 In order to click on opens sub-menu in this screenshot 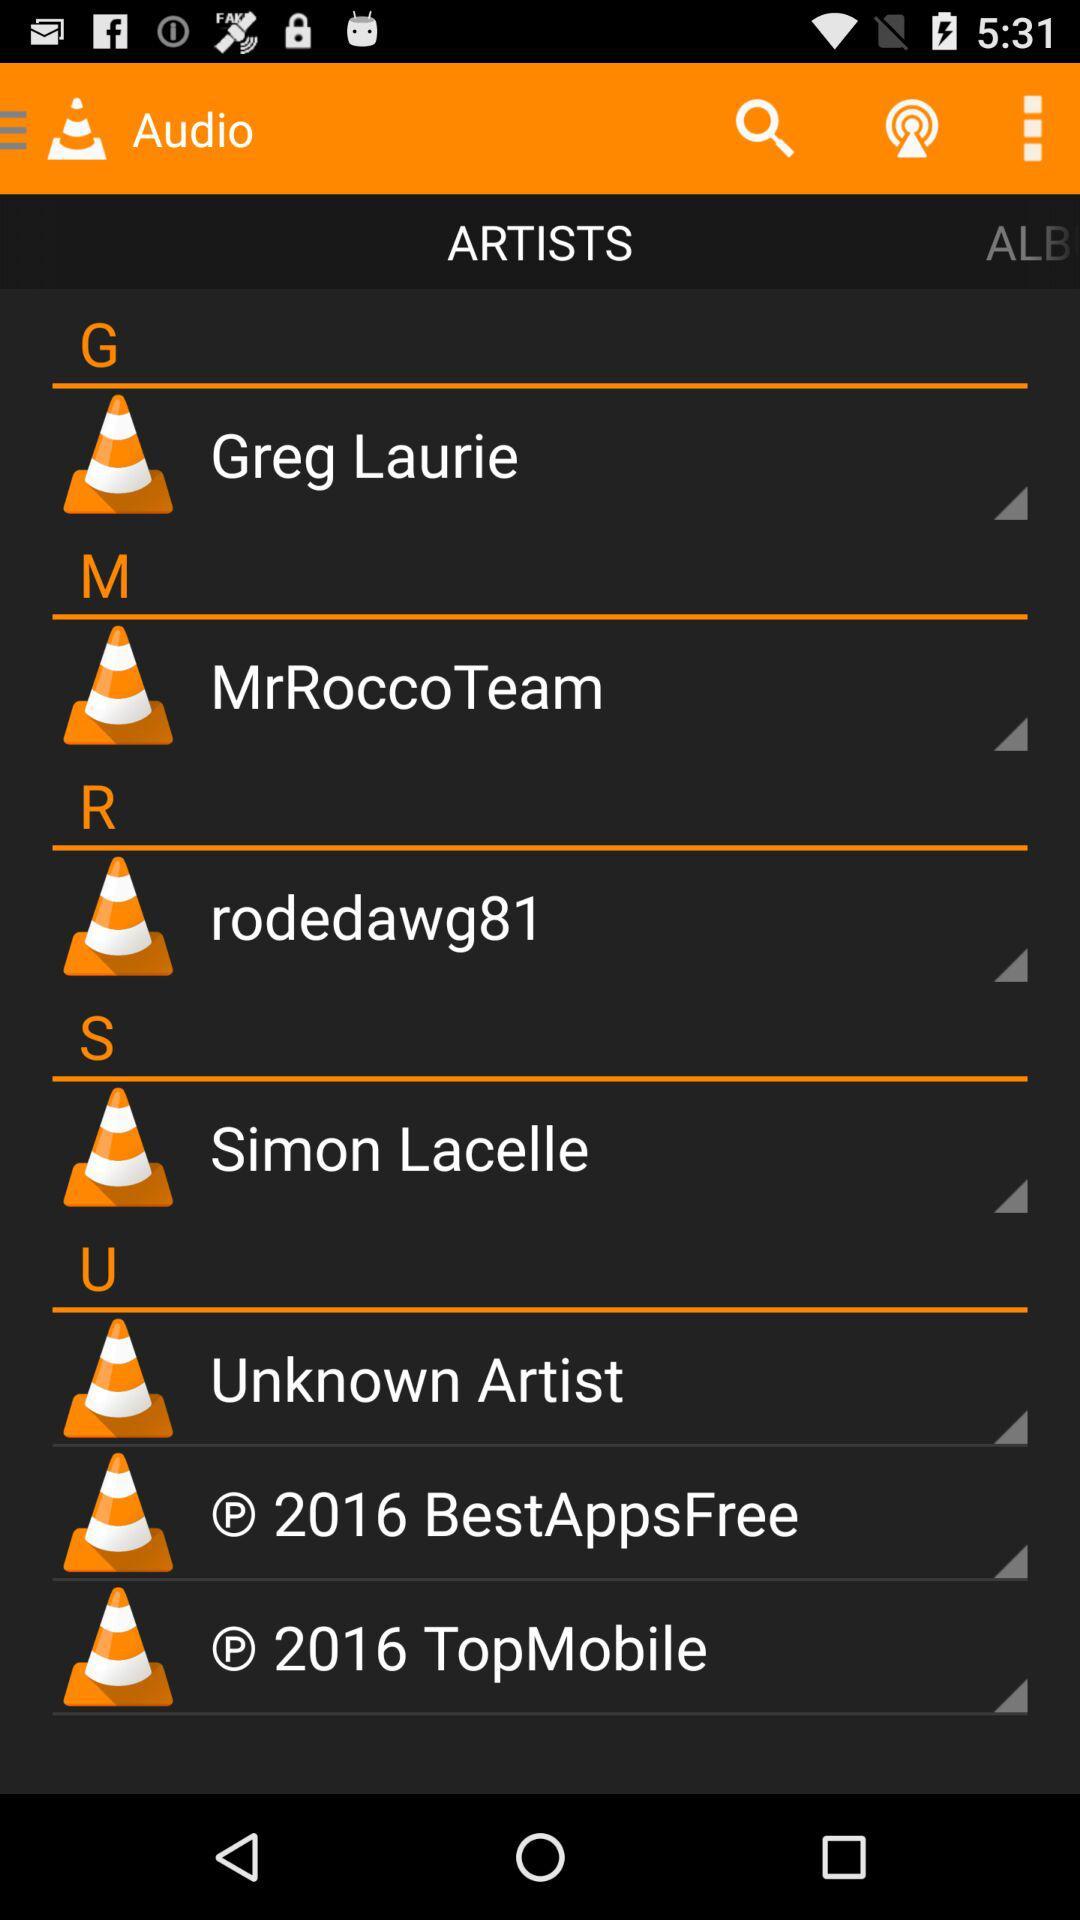, I will do `click(975, 1162)`.